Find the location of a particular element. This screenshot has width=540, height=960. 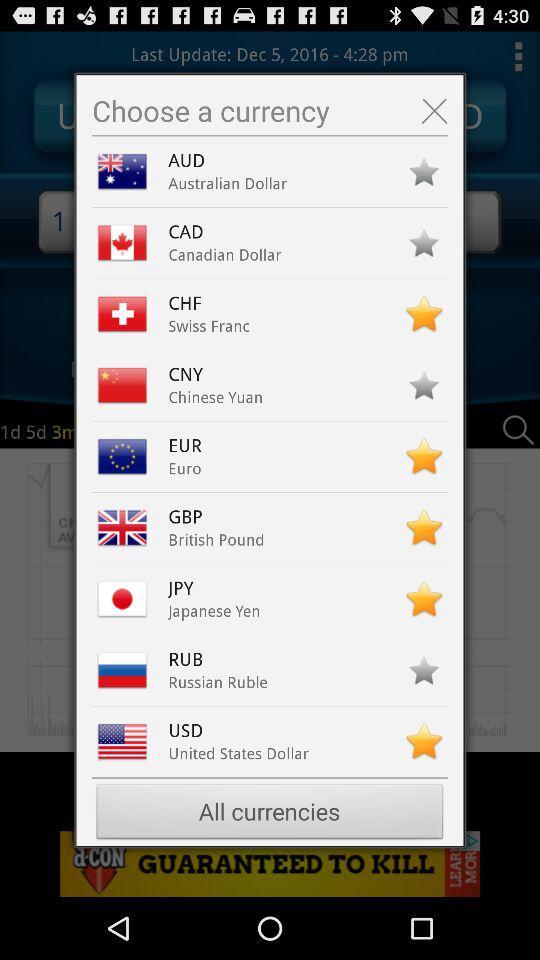

canadian dollar app is located at coordinates (224, 254).